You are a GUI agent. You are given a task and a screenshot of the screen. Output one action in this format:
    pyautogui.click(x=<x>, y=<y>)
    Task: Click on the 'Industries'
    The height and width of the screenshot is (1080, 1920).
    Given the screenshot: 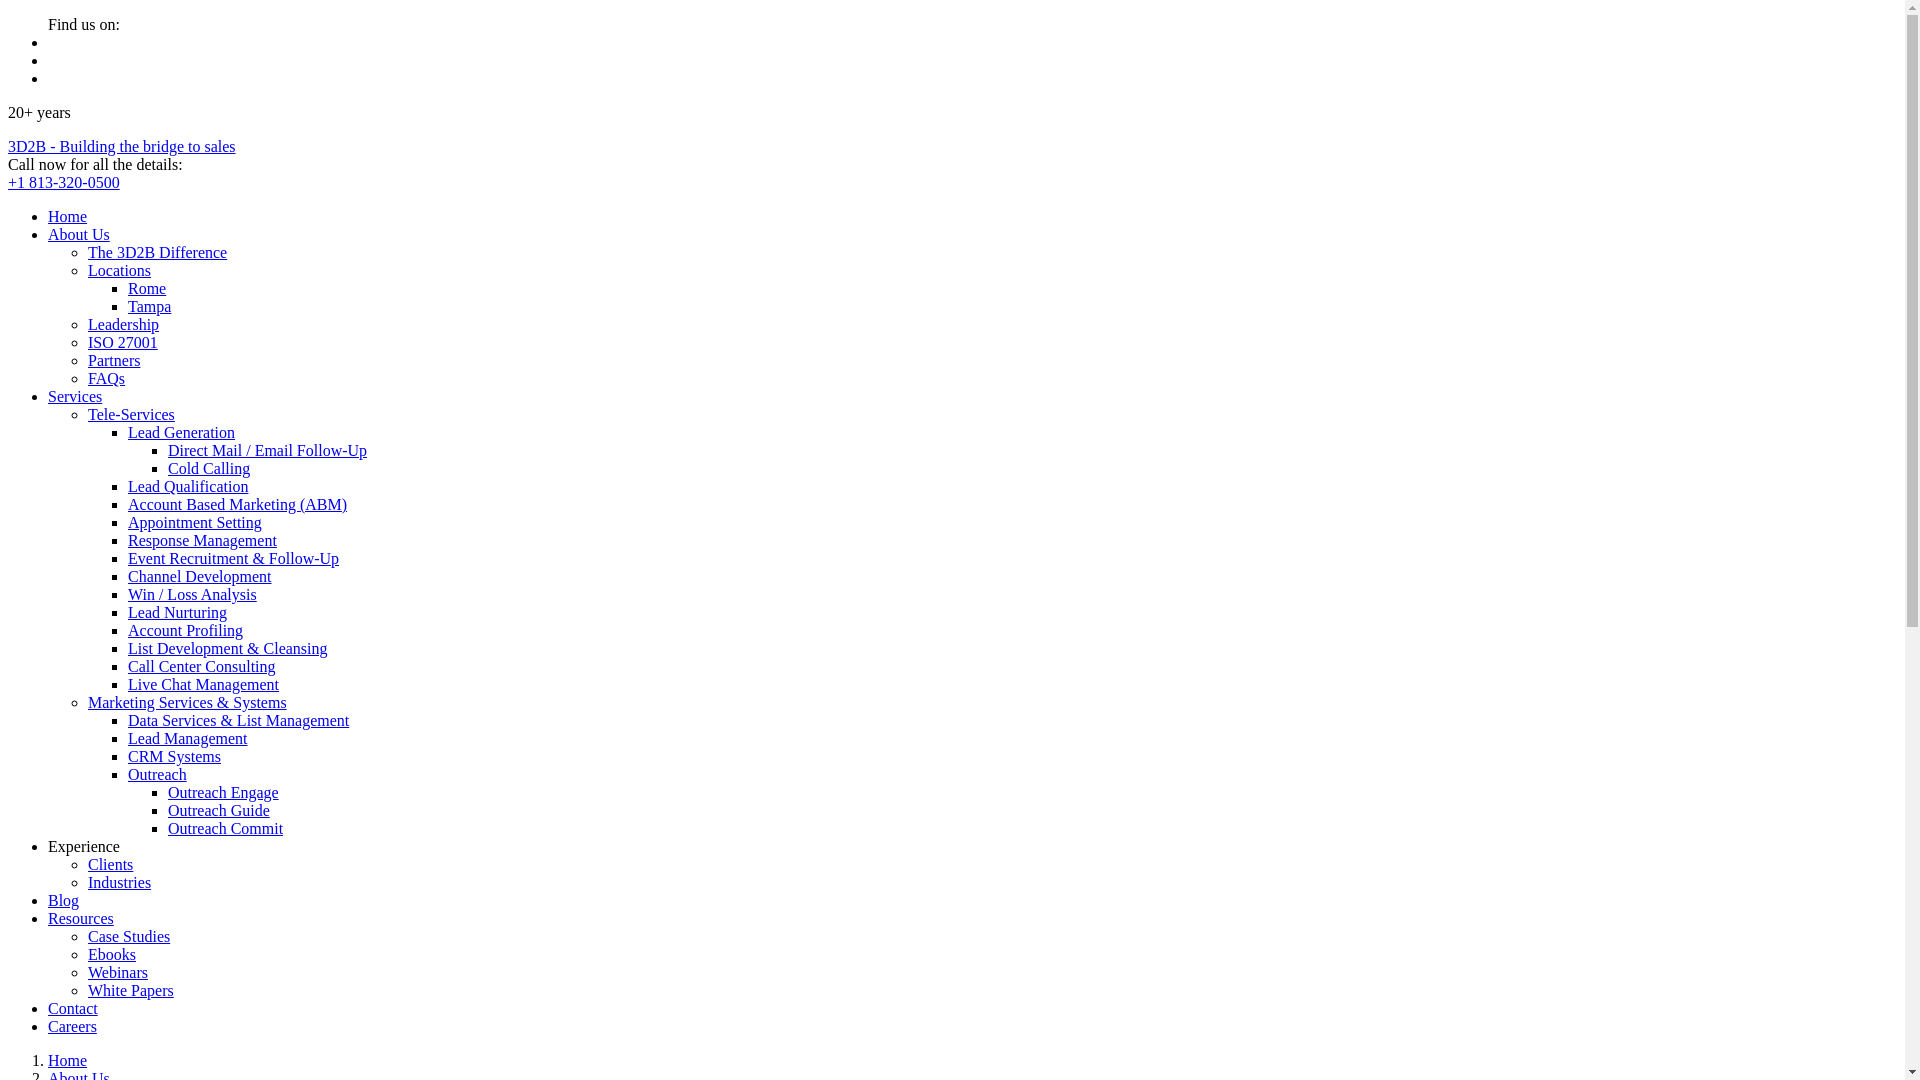 What is the action you would take?
    pyautogui.click(x=118, y=881)
    